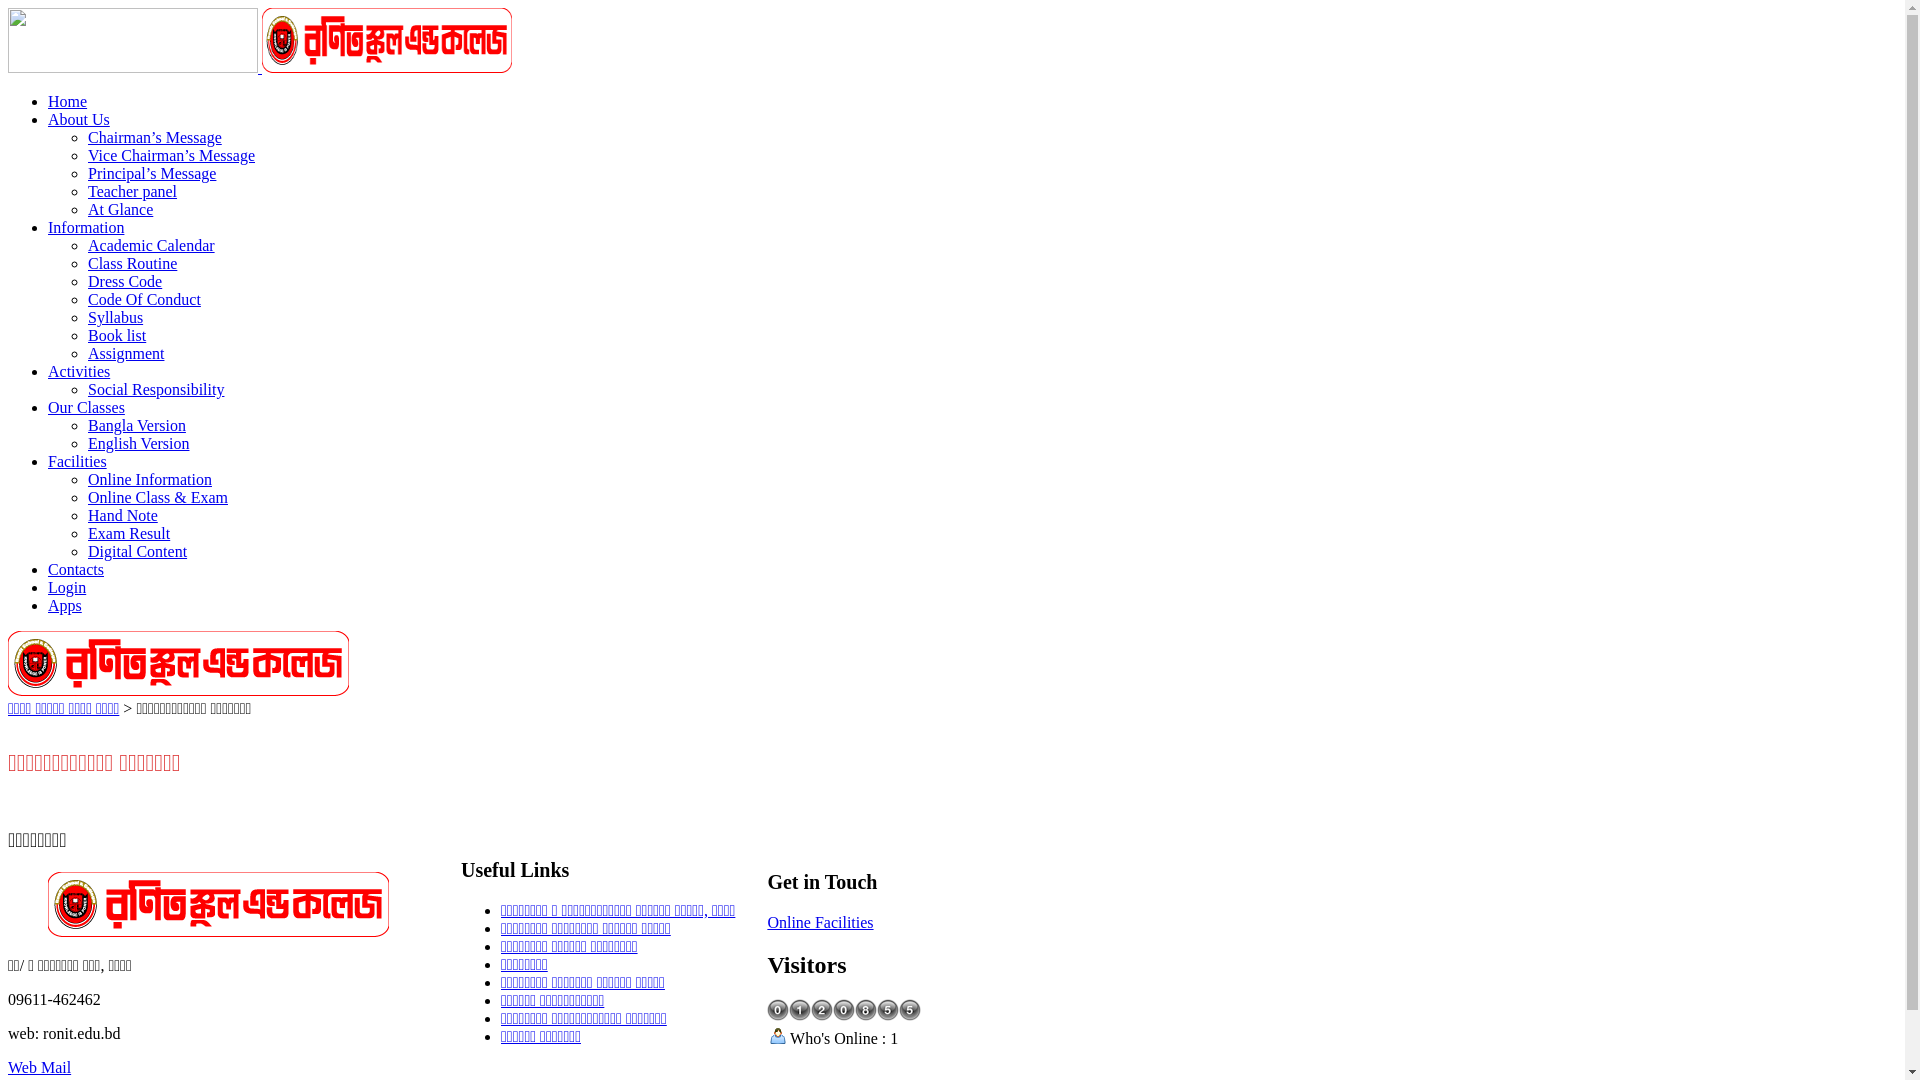  I want to click on 'Facilities', so click(77, 461).